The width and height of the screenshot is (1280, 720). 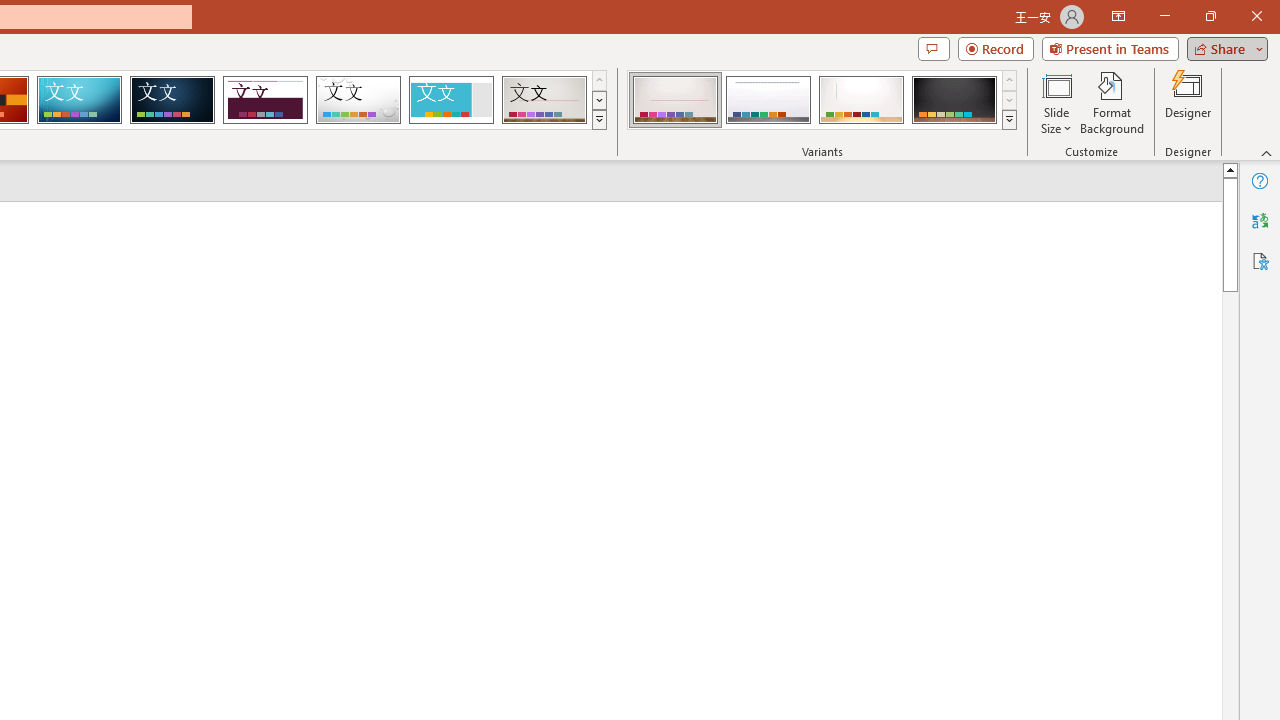 I want to click on 'Droplet', so click(x=358, y=100).